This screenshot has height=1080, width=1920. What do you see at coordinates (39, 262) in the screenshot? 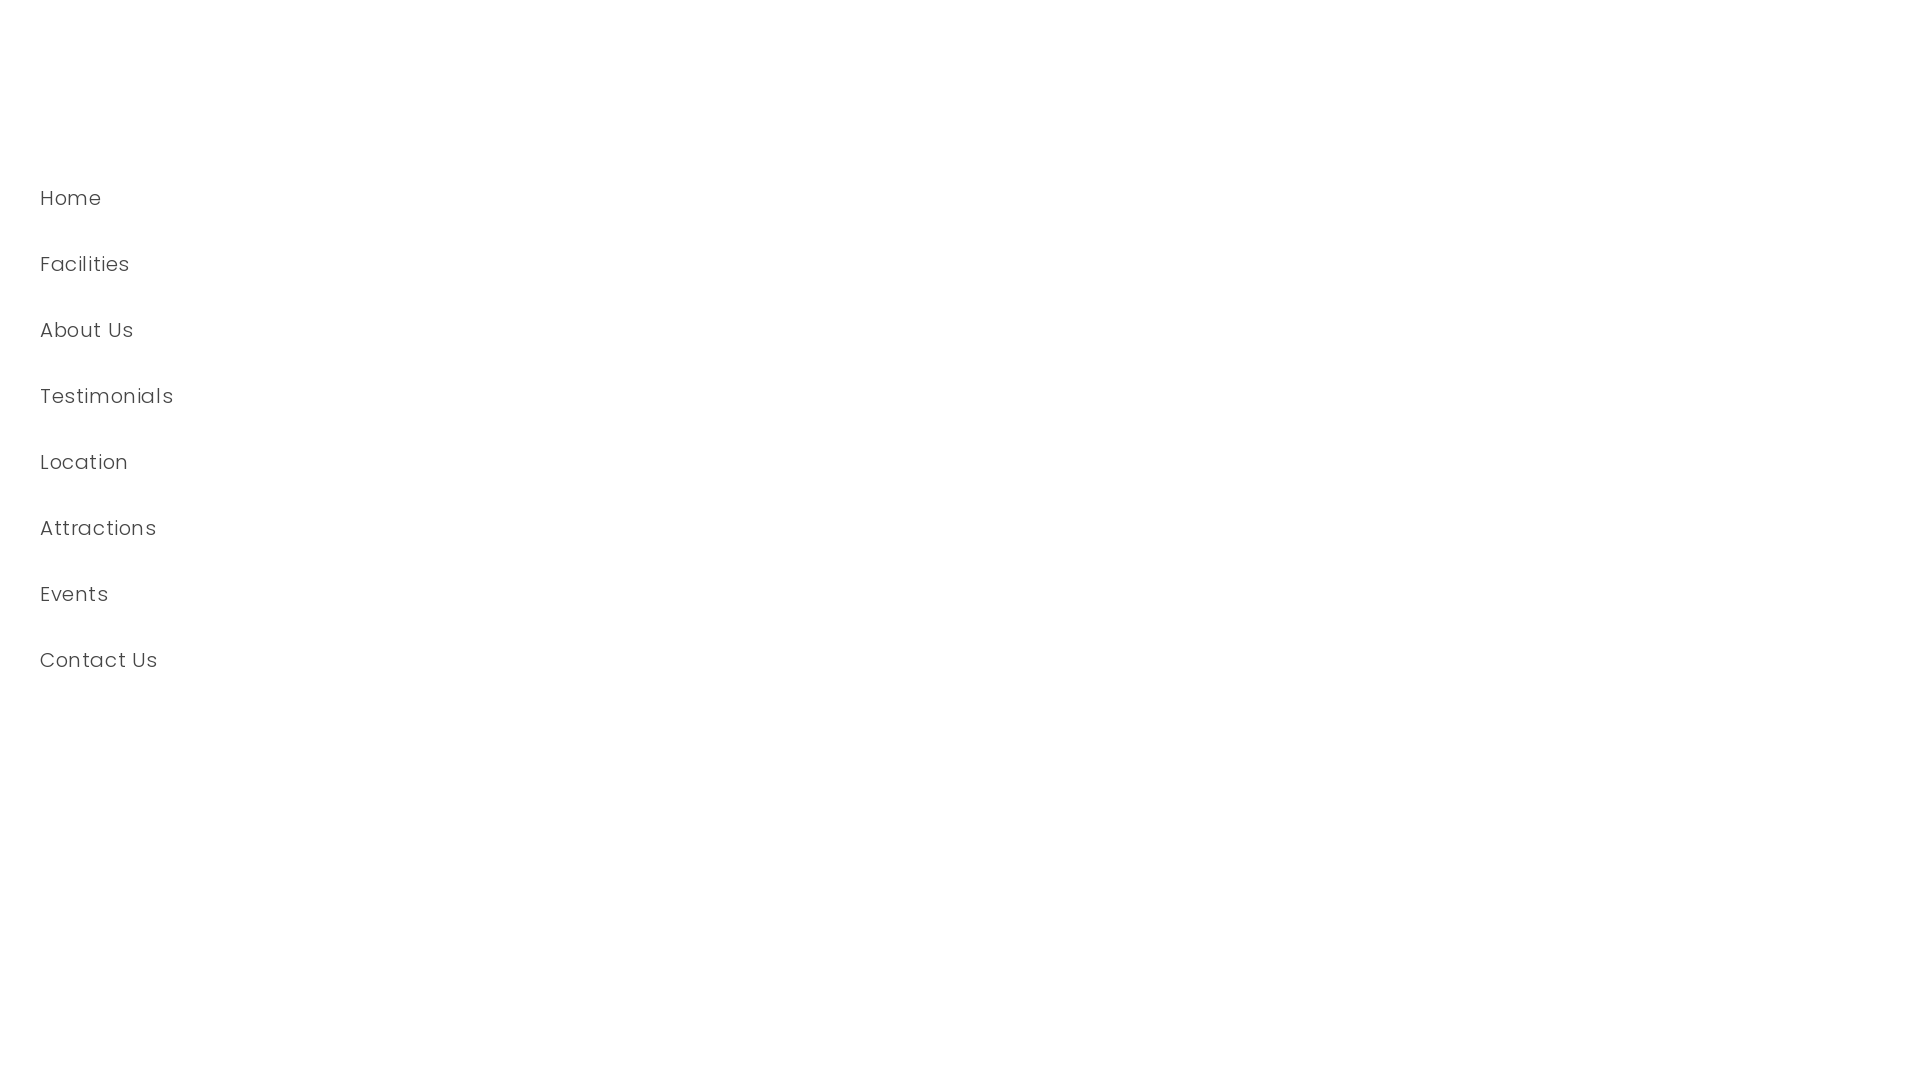
I see `'Facilities'` at bounding box center [39, 262].